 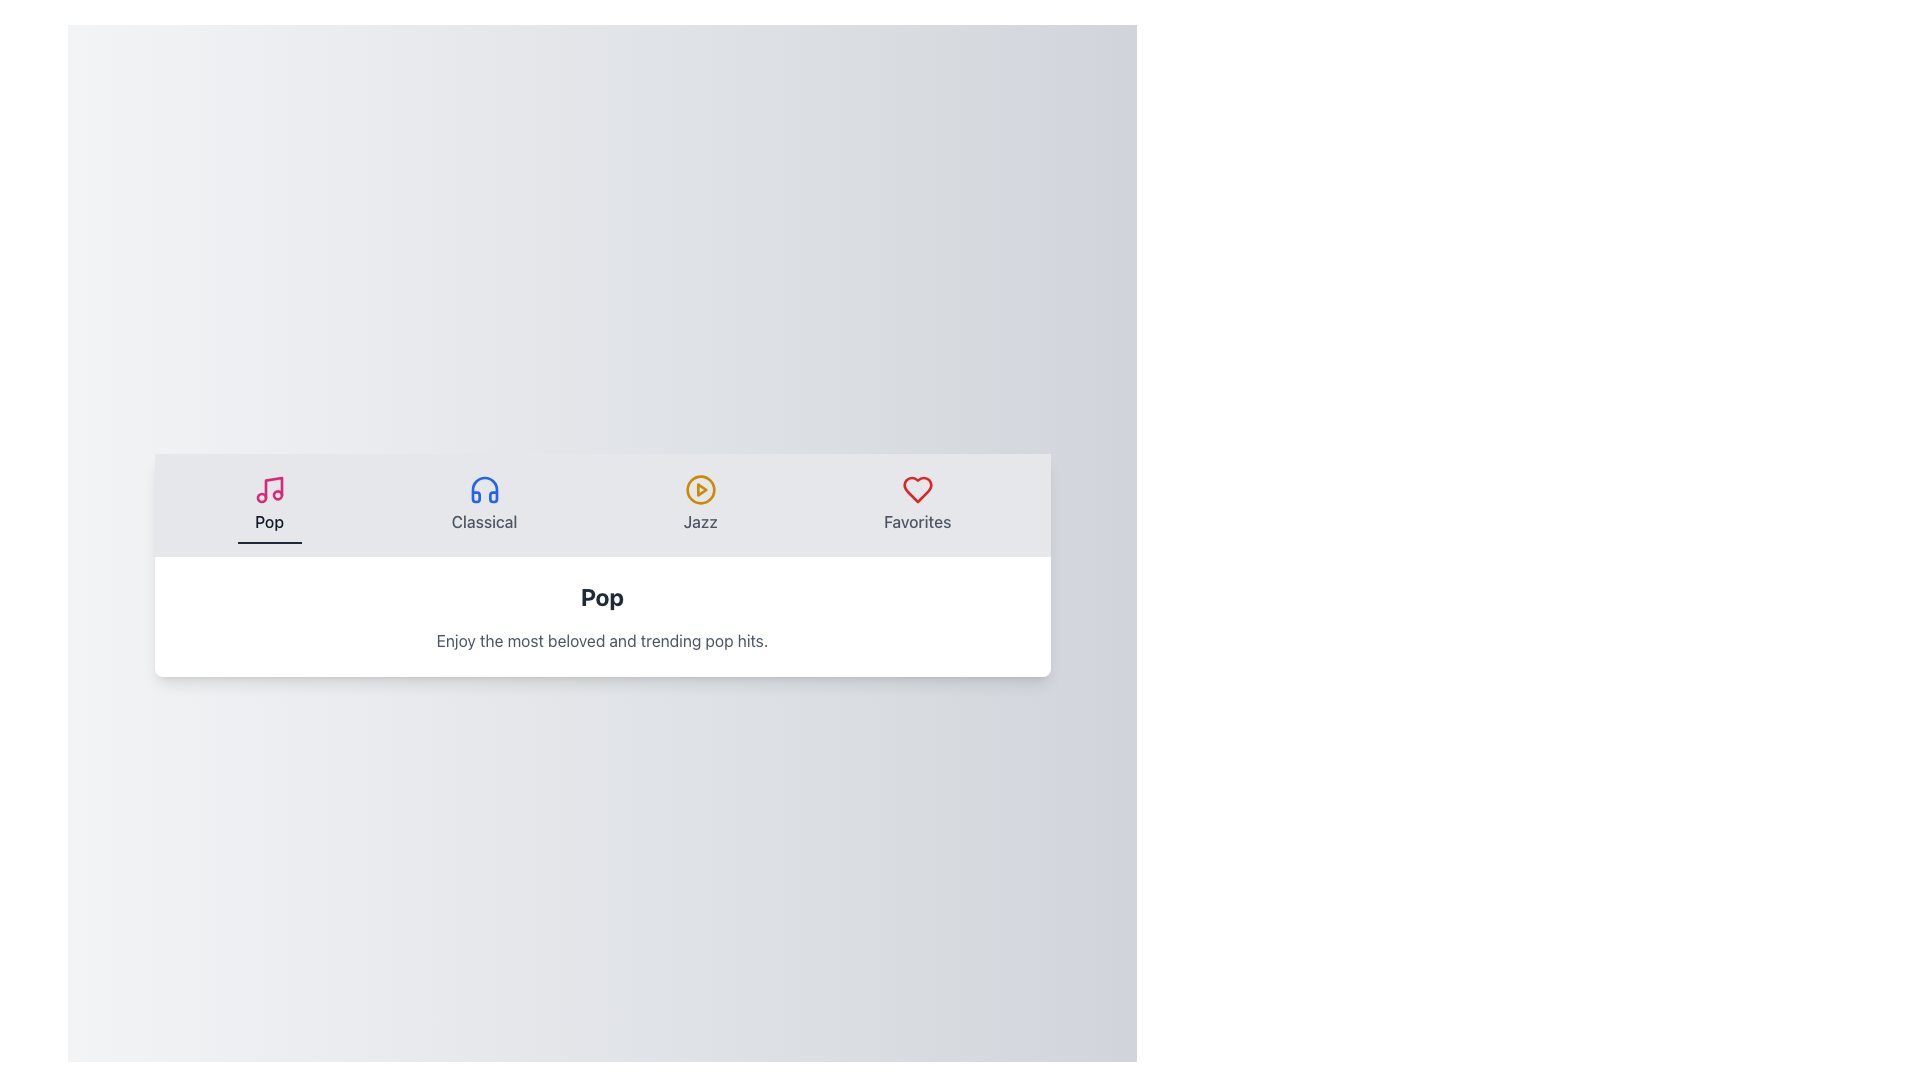 I want to click on the static text label that describes the favorites menu option, located below the heart icon in the top-right horizontal menu section, so click(x=916, y=520).